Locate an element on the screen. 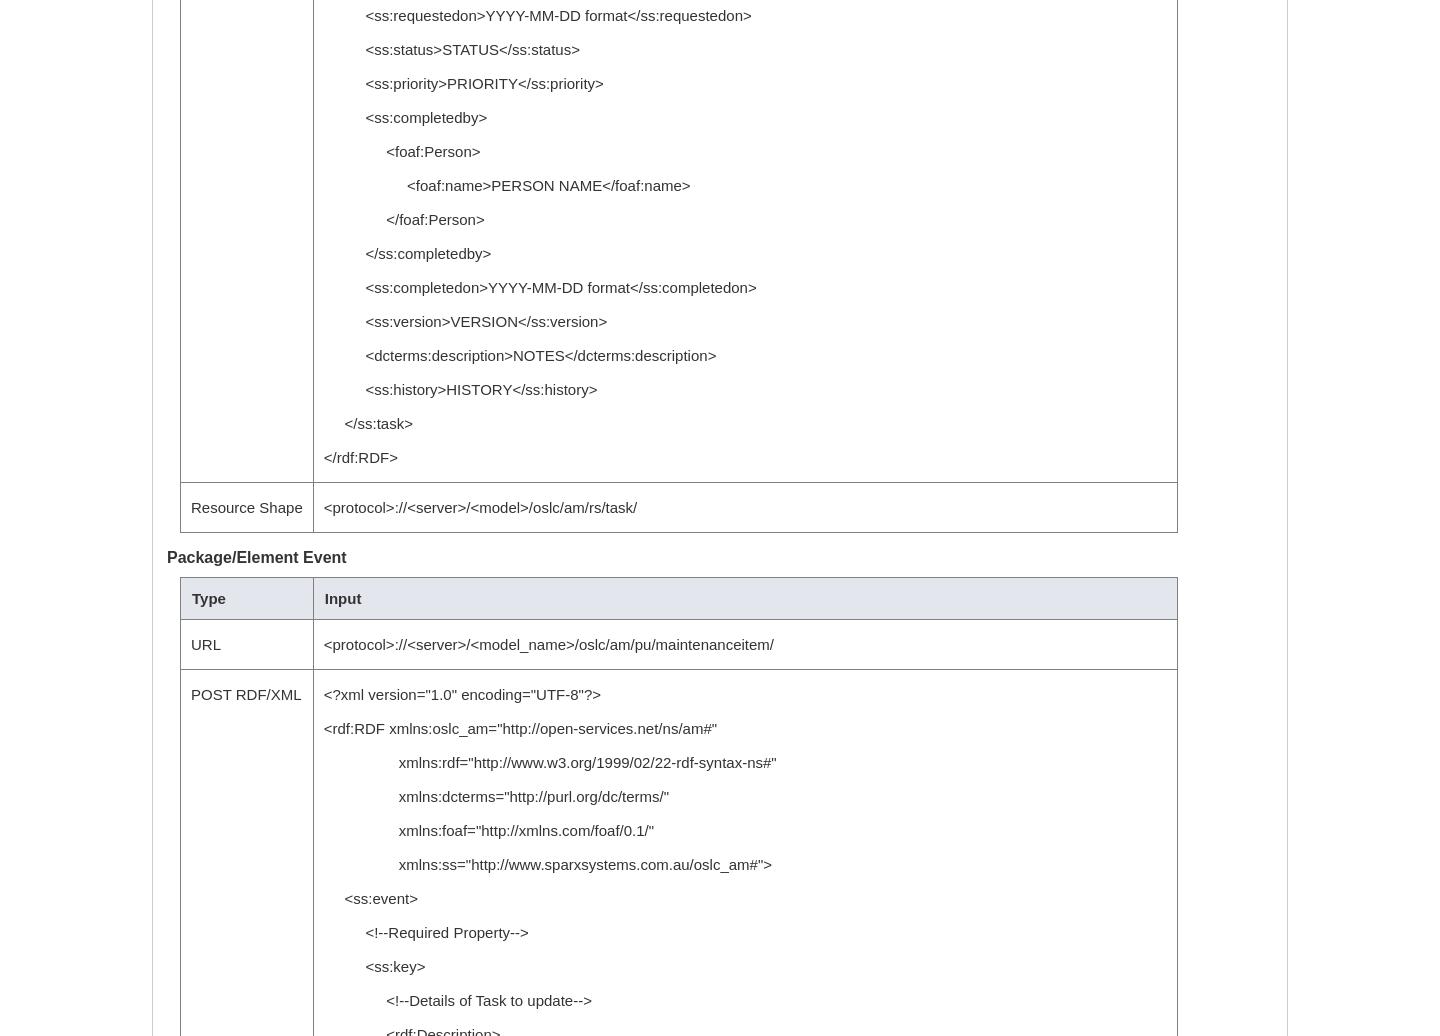 This screenshot has width=1440, height=1036. 'Package/Element Event' is located at coordinates (166, 557).